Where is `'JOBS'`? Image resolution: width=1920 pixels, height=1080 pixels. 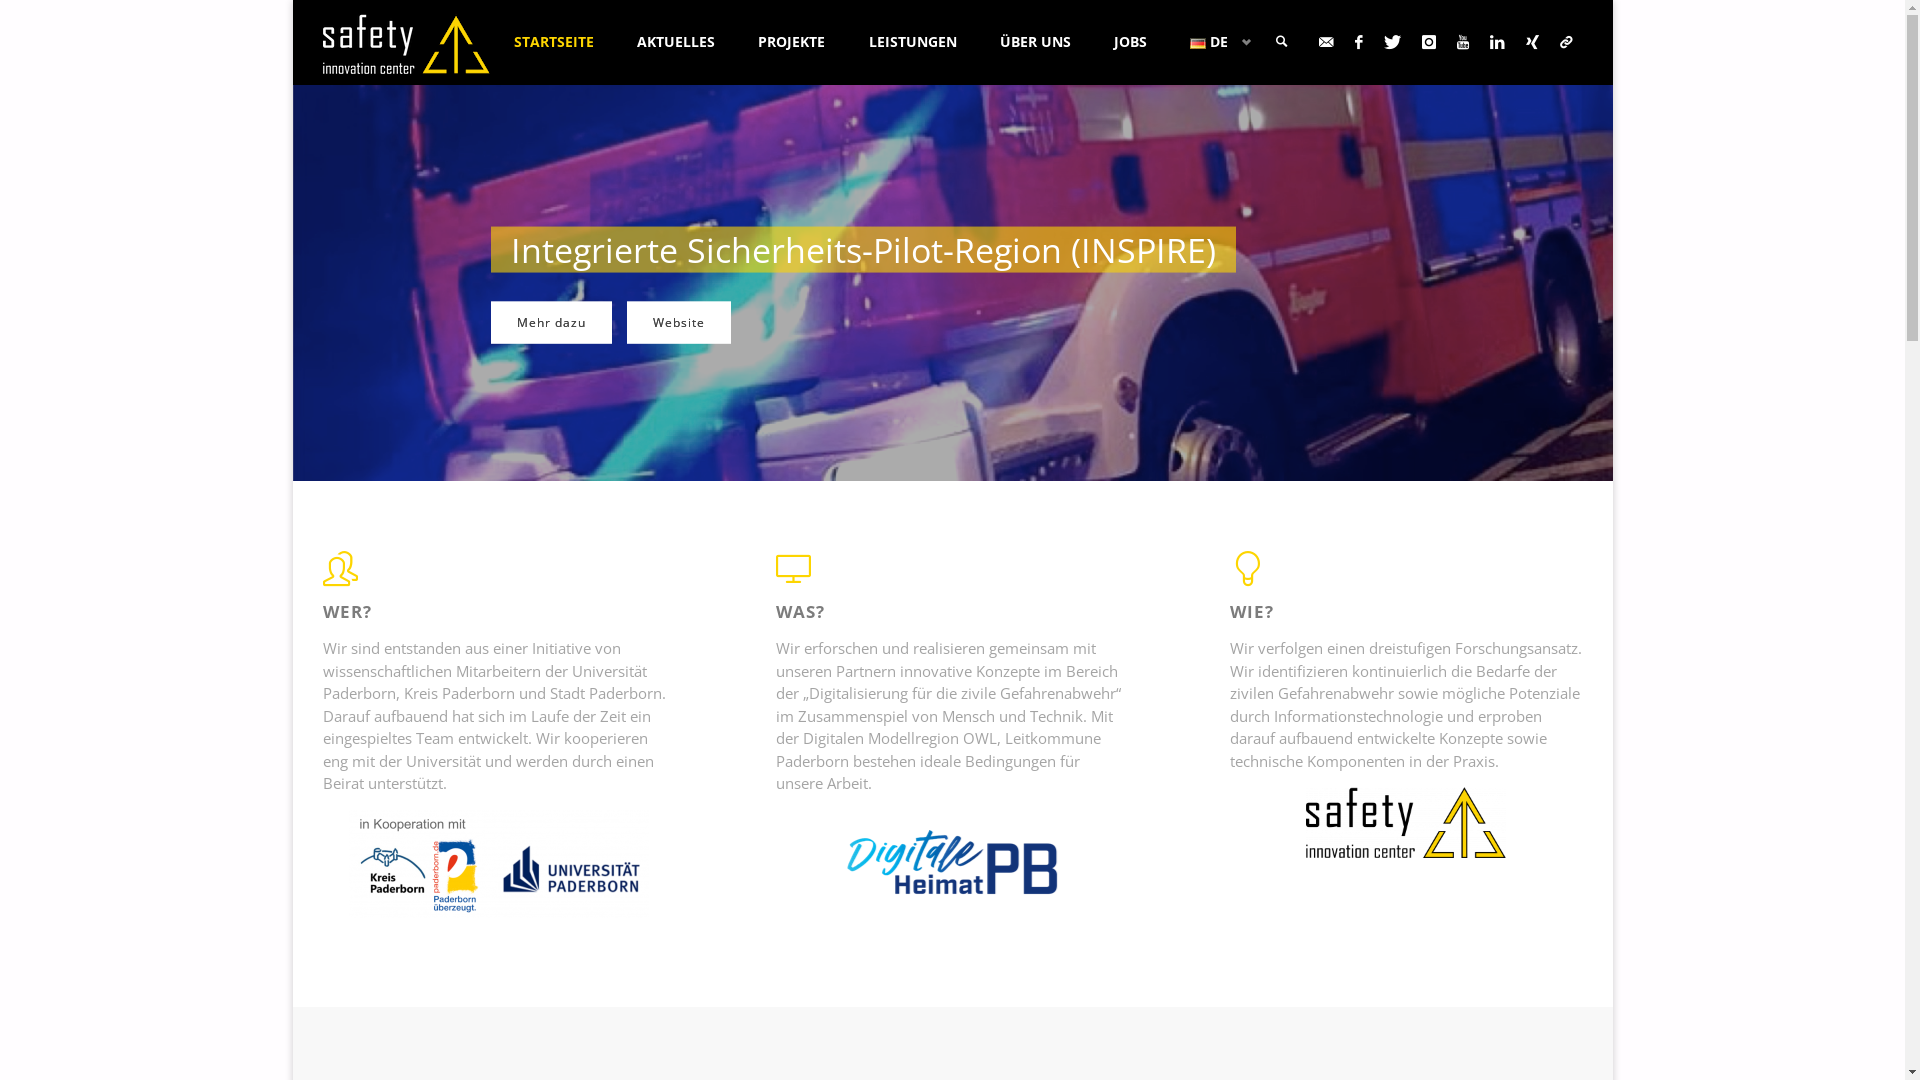 'JOBS' is located at coordinates (1129, 42).